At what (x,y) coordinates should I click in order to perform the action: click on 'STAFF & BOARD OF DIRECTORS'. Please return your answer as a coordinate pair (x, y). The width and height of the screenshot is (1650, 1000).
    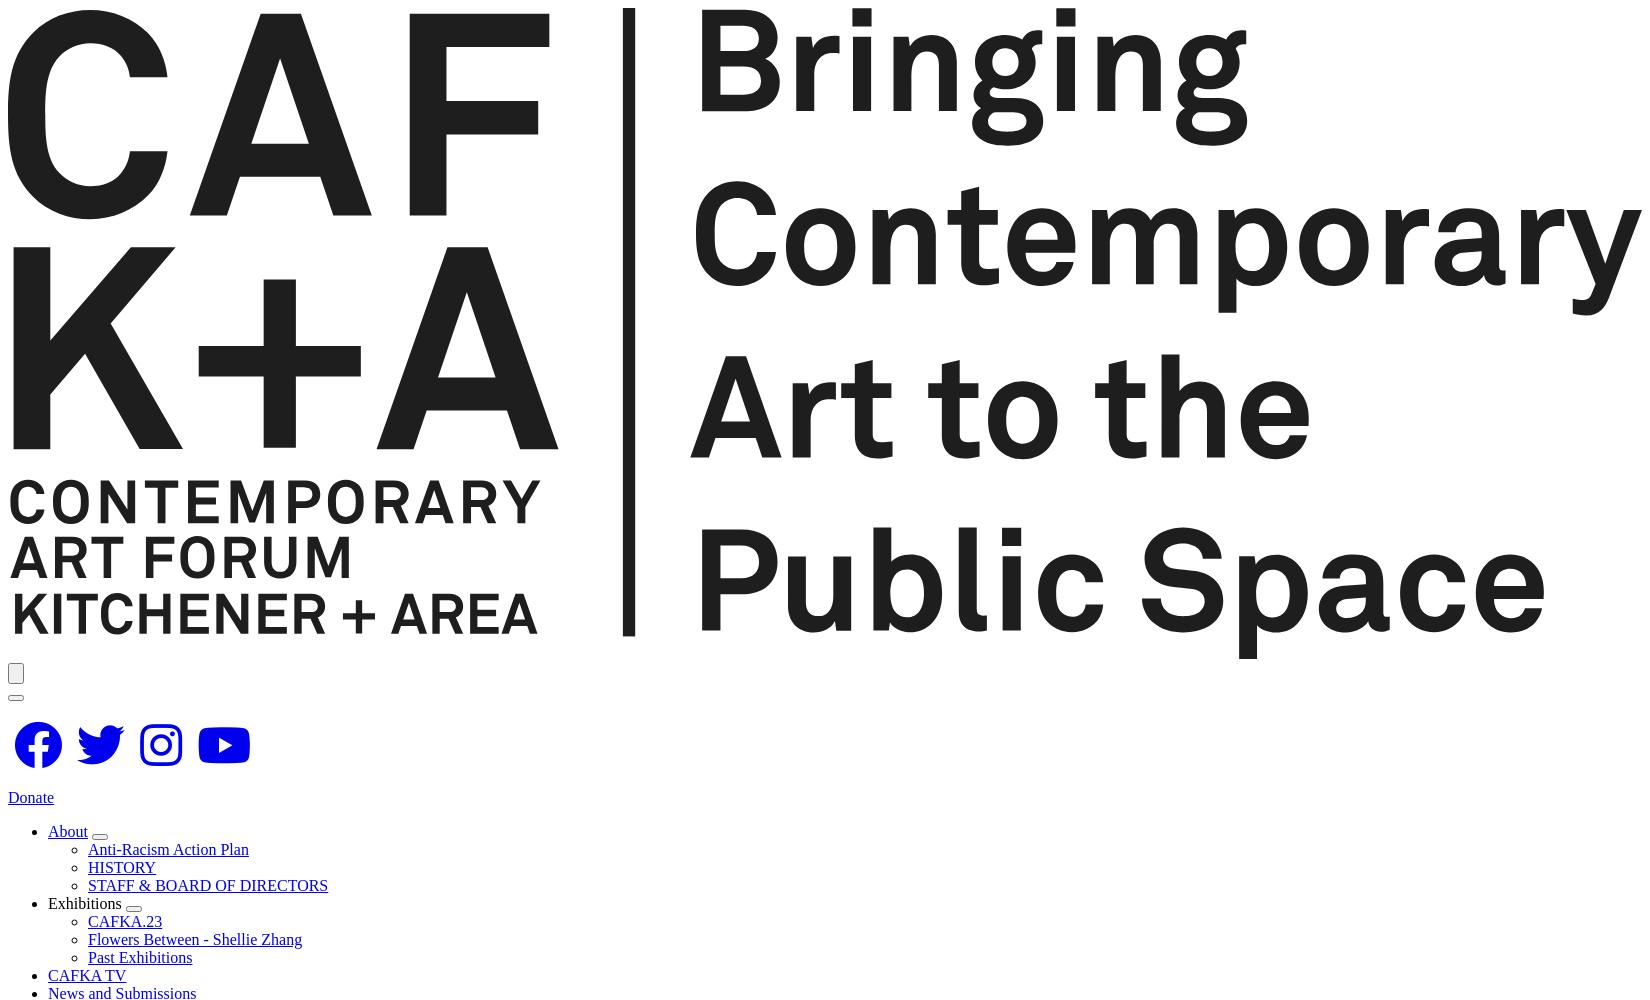
    Looking at the image, I should click on (208, 884).